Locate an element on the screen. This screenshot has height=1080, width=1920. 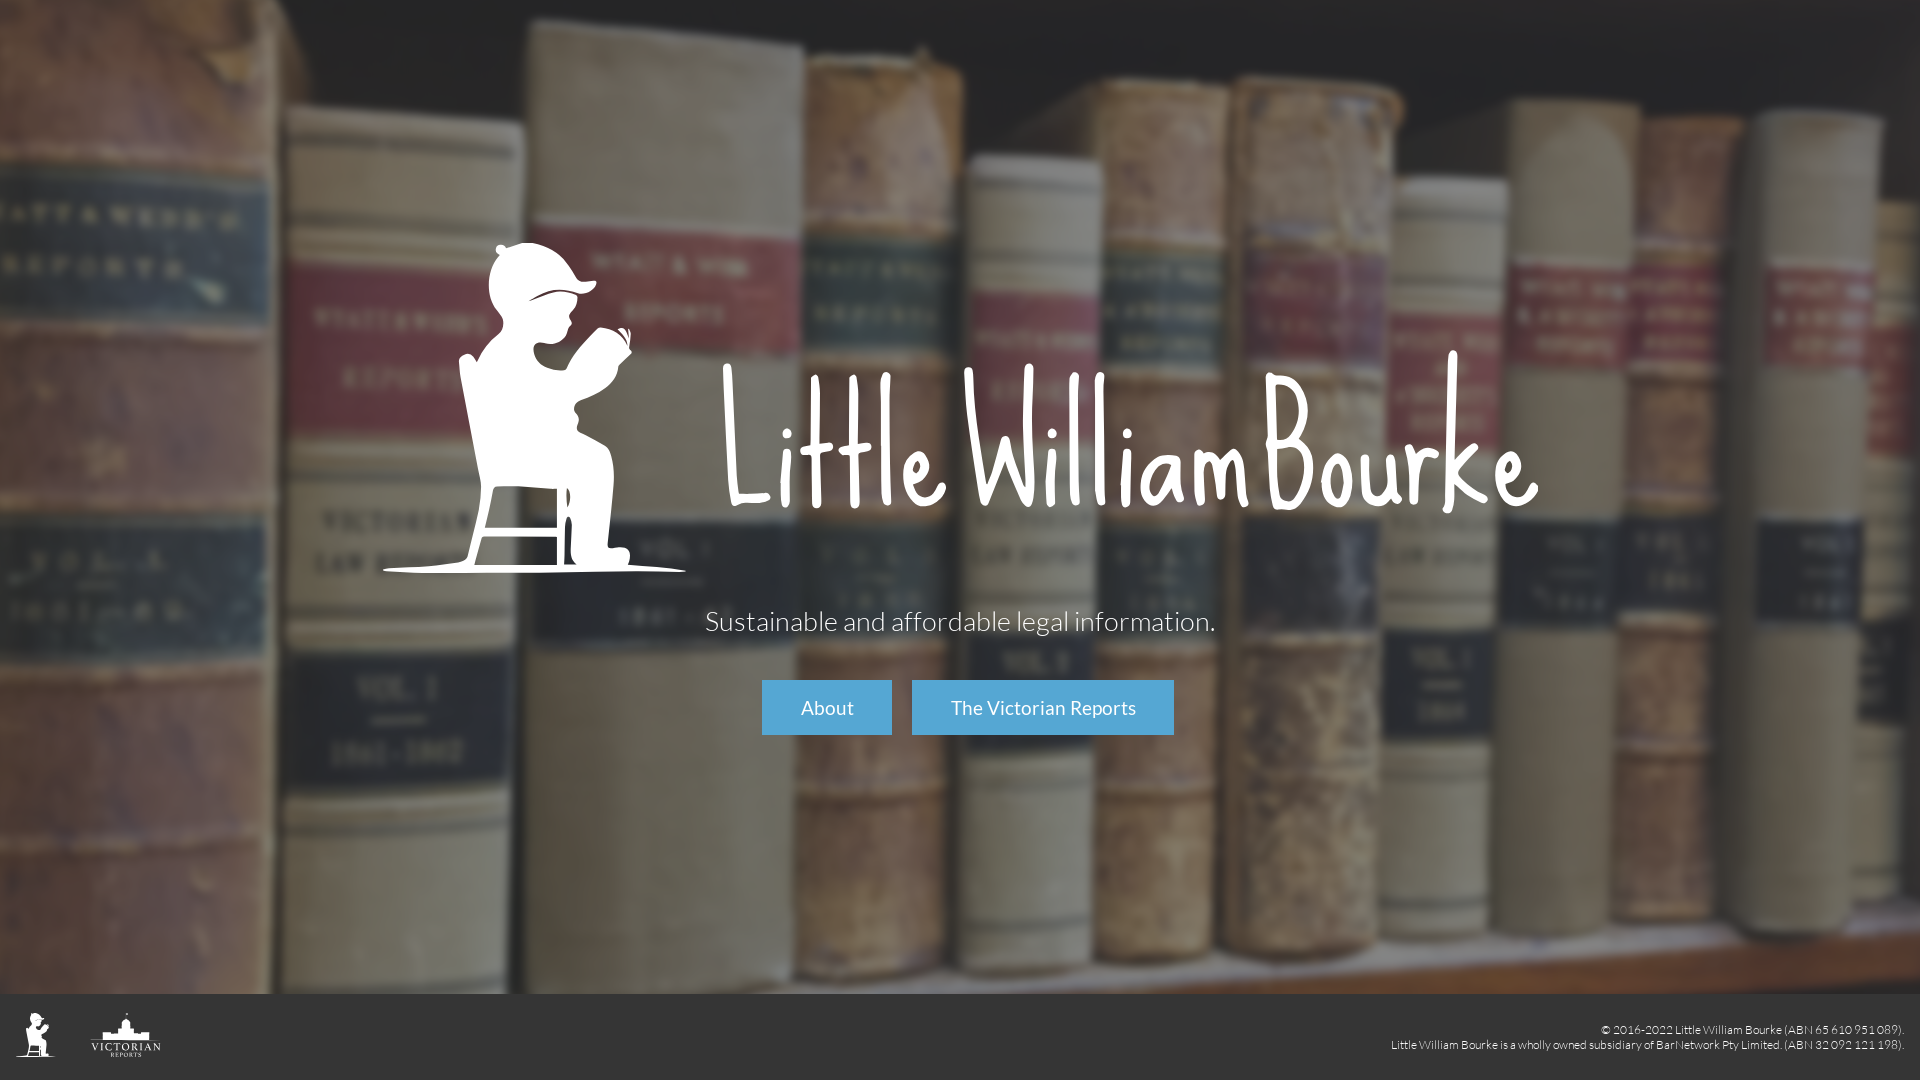
'About' is located at coordinates (761, 707).